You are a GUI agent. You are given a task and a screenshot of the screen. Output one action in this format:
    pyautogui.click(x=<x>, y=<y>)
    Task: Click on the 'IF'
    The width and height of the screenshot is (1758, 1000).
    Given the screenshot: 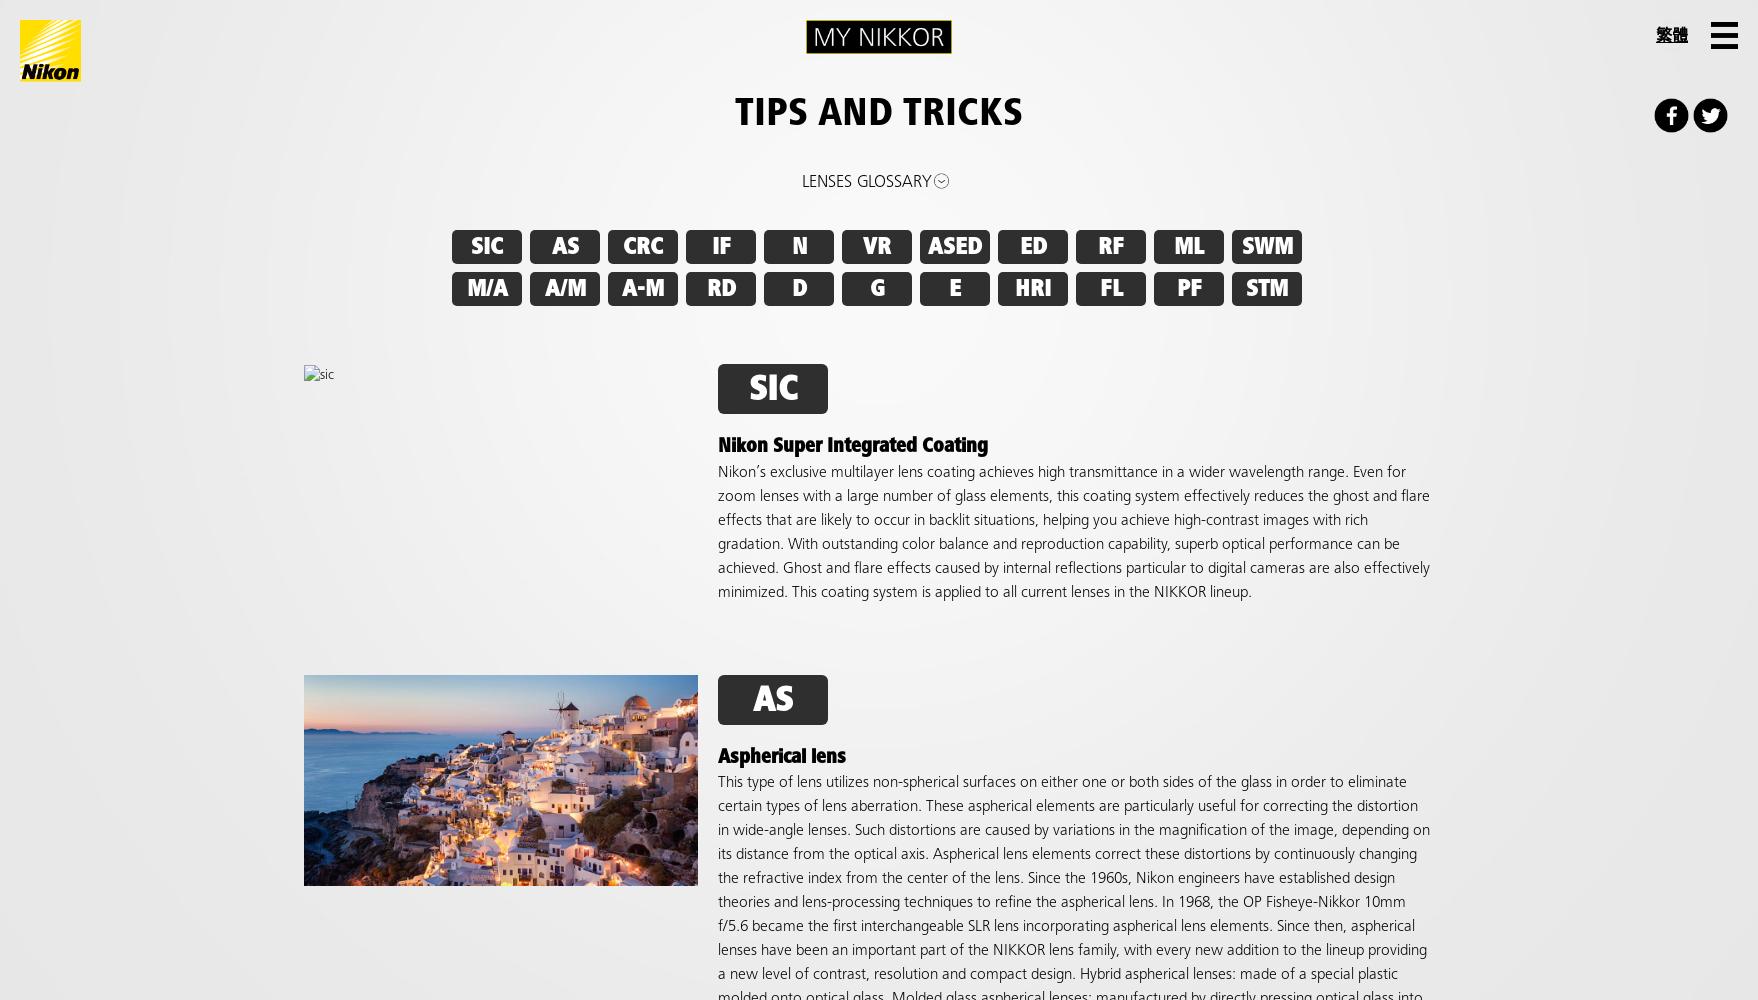 What is the action you would take?
    pyautogui.click(x=720, y=246)
    